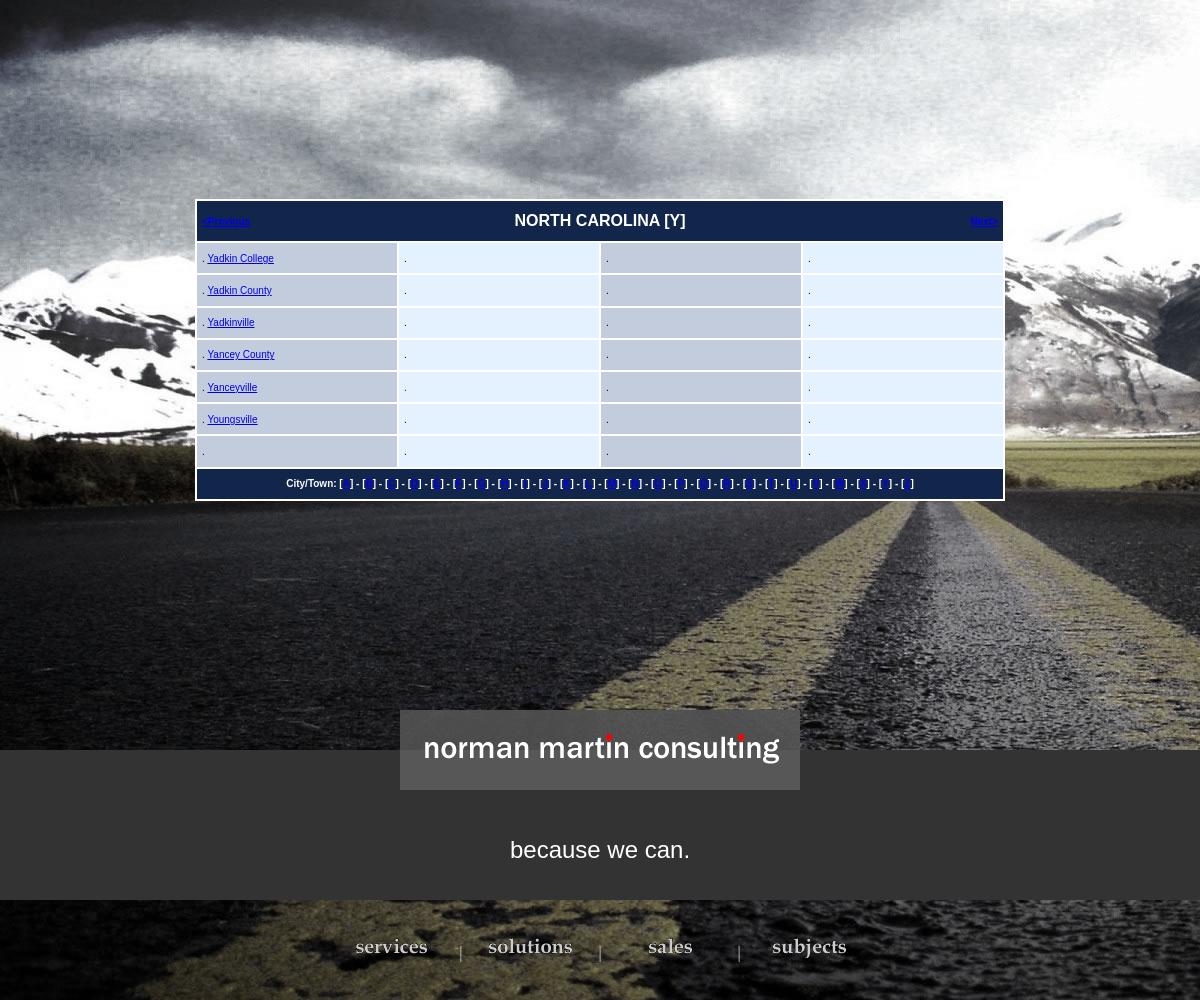 The width and height of the screenshot is (1200, 1000). What do you see at coordinates (541, 482) in the screenshot?
I see `'J'` at bounding box center [541, 482].